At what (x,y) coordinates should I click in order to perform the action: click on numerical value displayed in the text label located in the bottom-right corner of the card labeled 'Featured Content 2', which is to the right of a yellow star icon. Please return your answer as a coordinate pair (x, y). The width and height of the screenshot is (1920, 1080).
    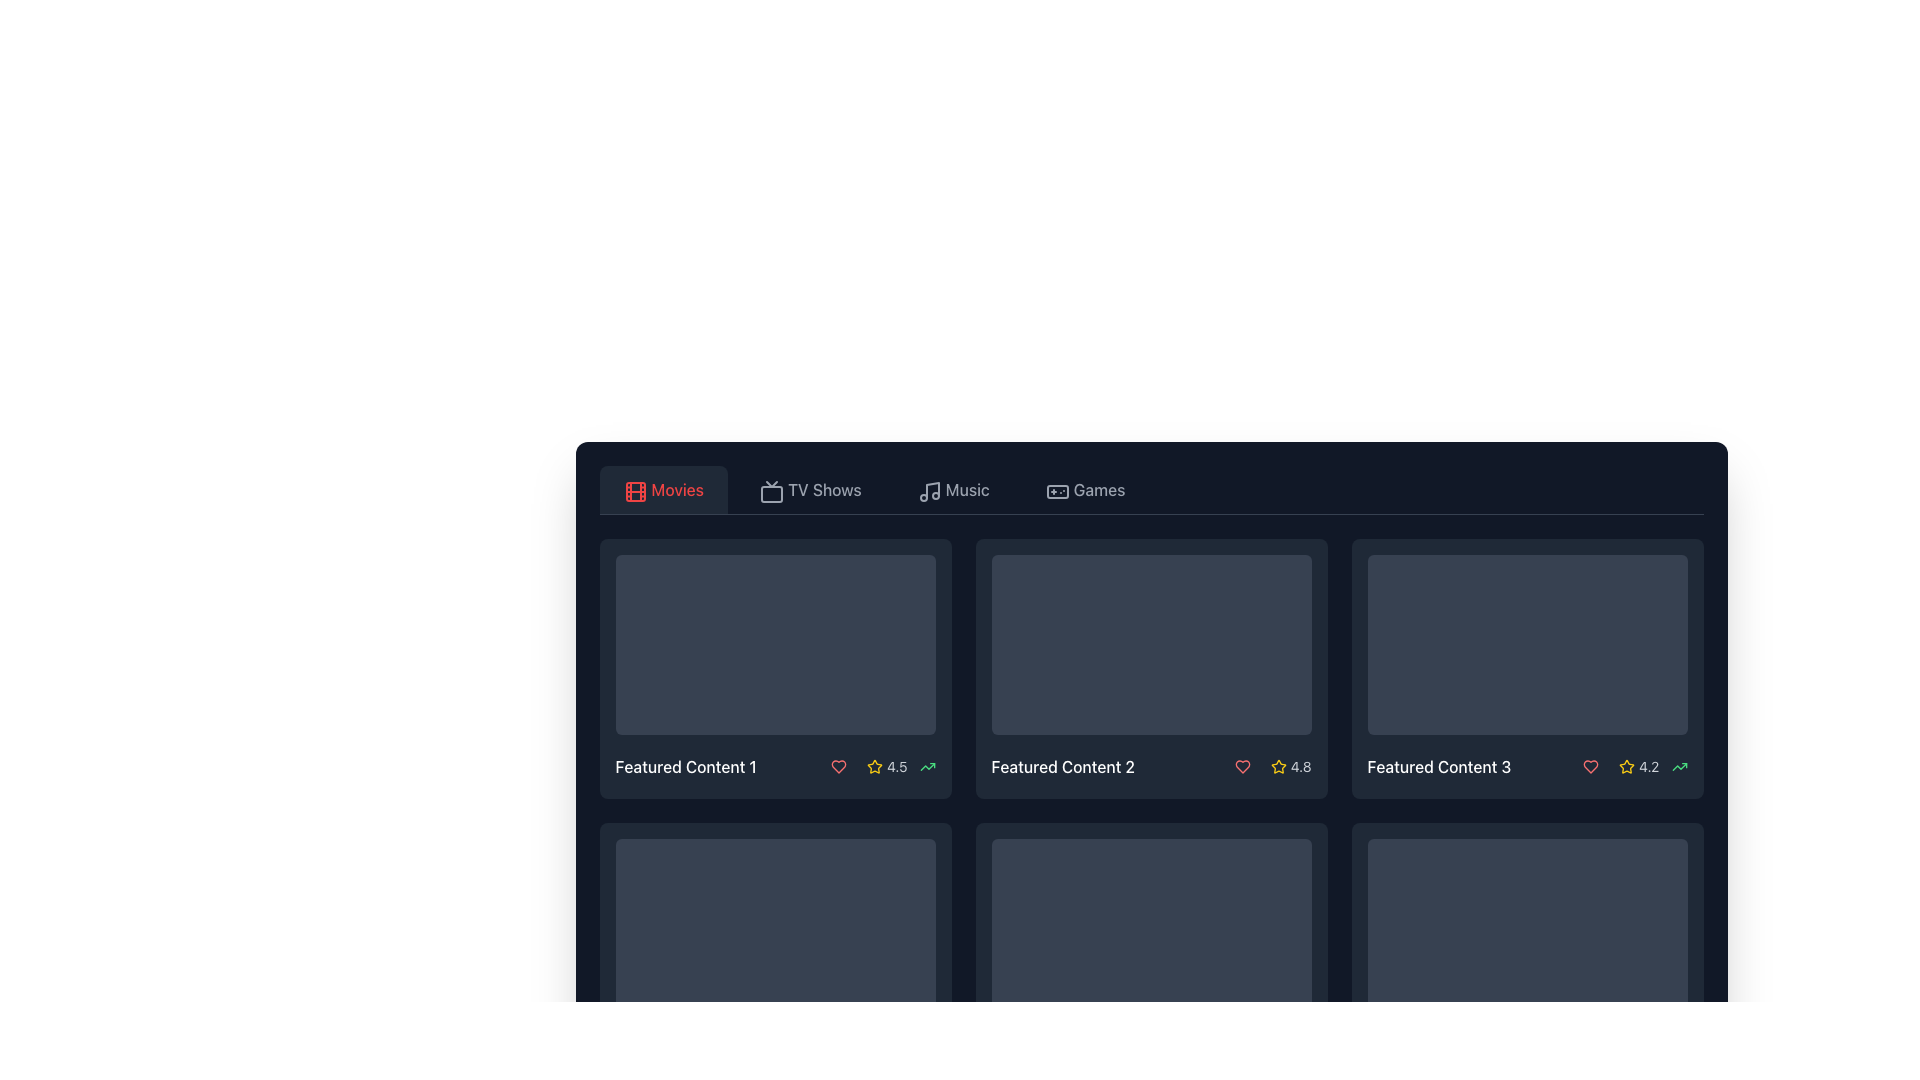
    Looking at the image, I should click on (1301, 766).